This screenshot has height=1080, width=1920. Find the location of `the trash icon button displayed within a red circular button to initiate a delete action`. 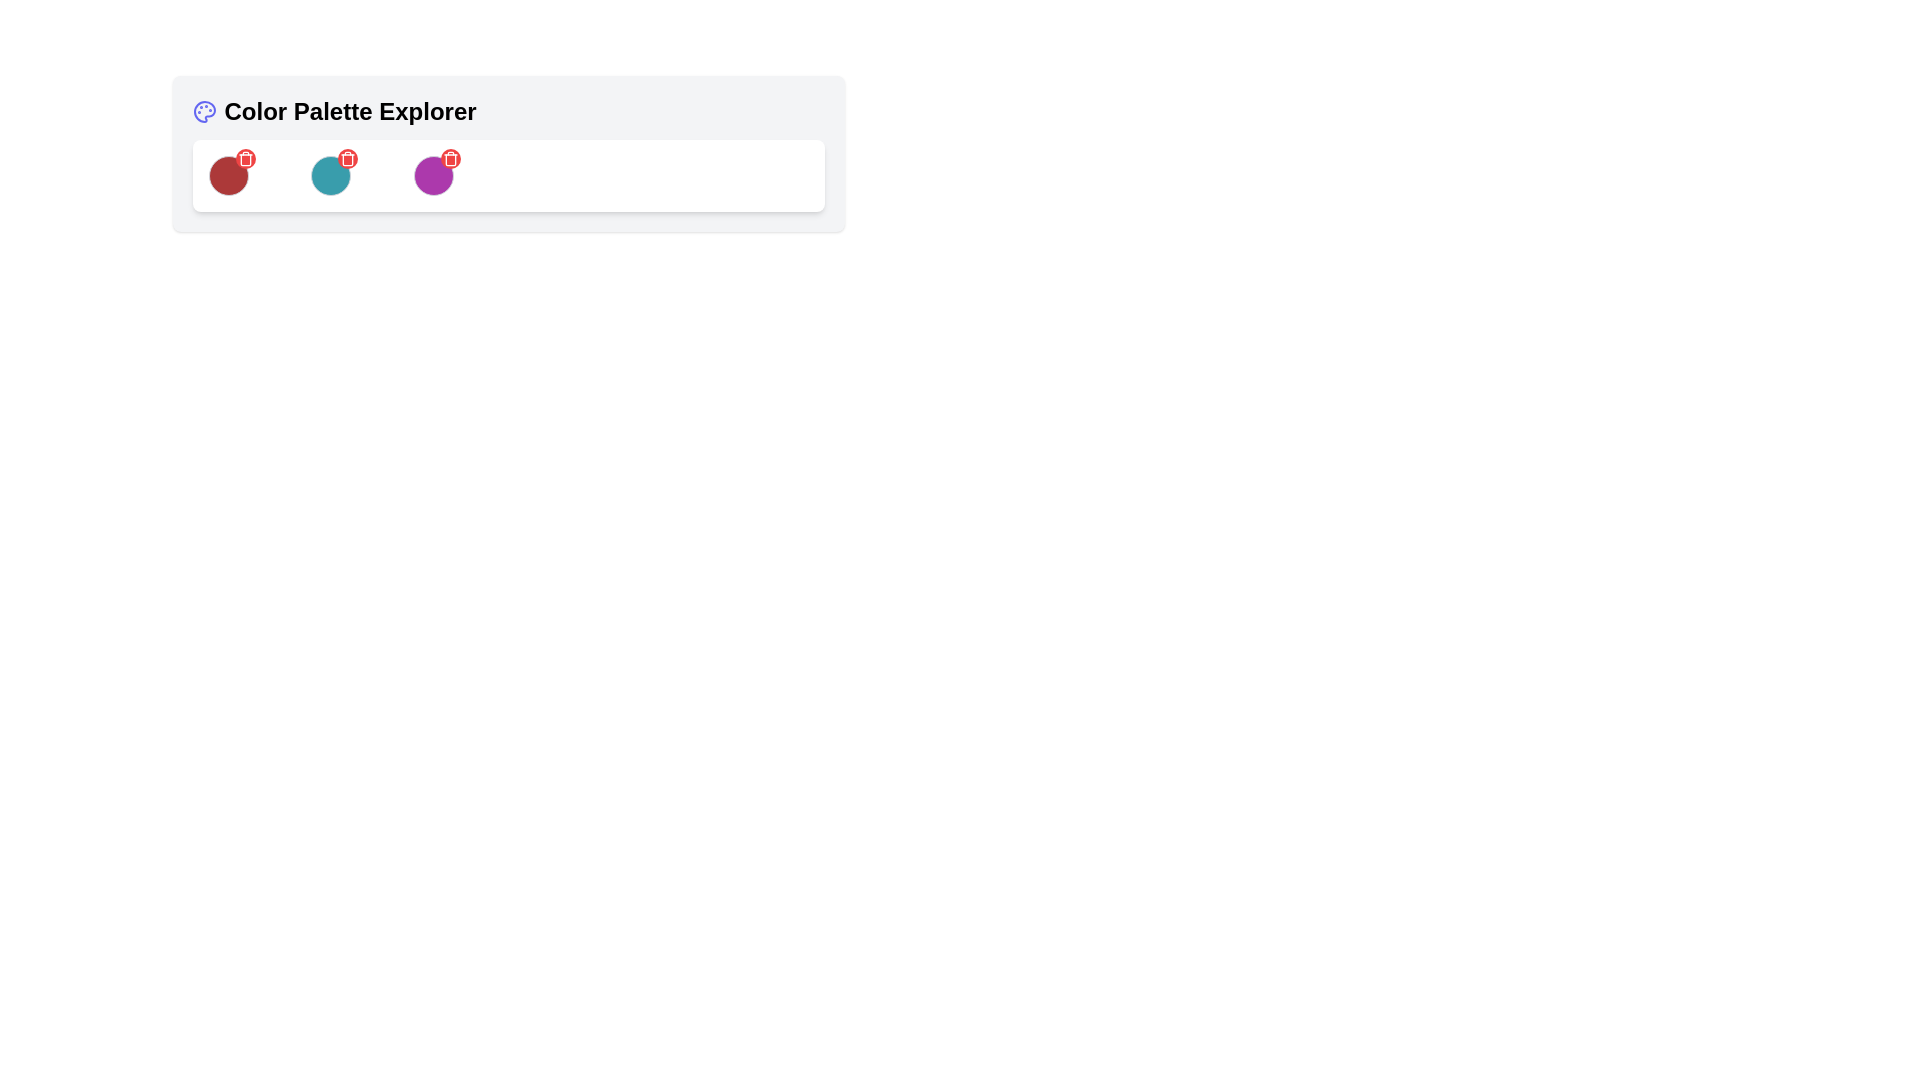

the trash icon button displayed within a red circular button to initiate a delete action is located at coordinates (348, 157).